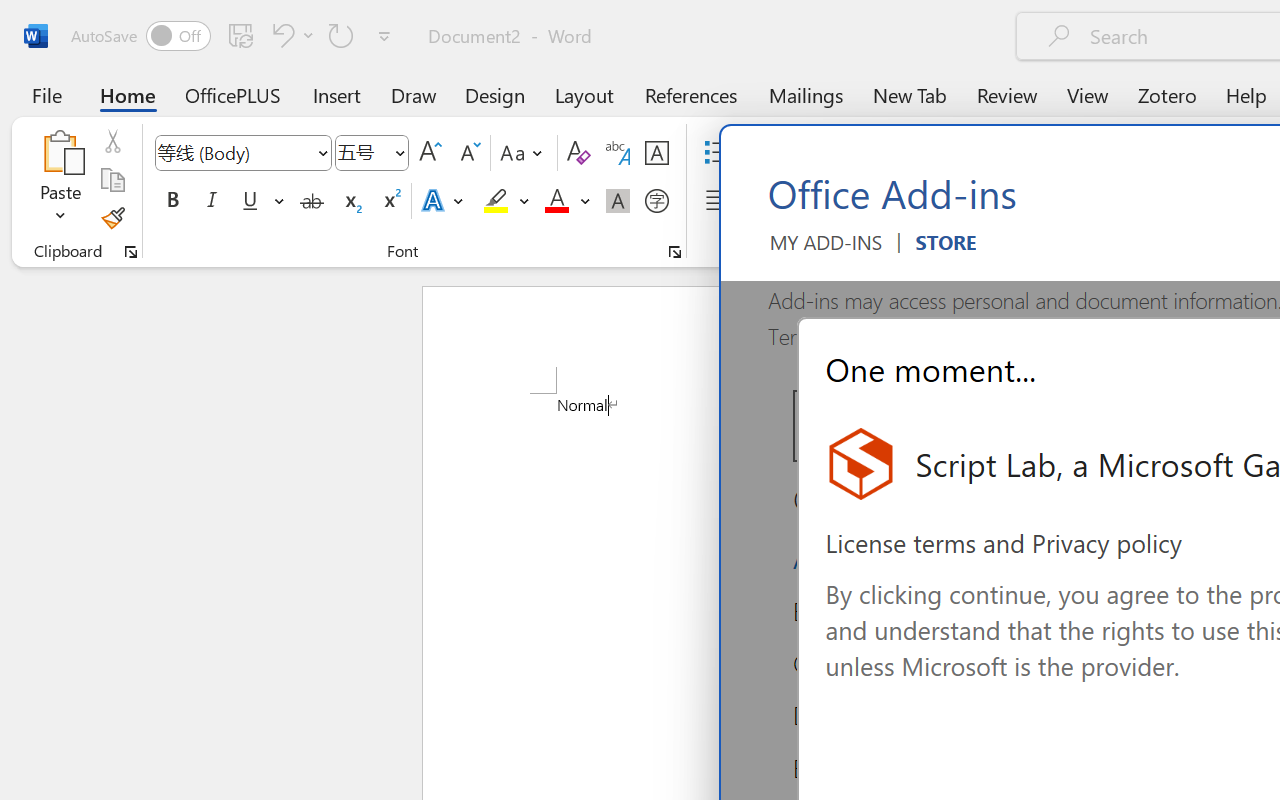 The image size is (1280, 800). Describe the element at coordinates (691, 94) in the screenshot. I see `'References'` at that location.